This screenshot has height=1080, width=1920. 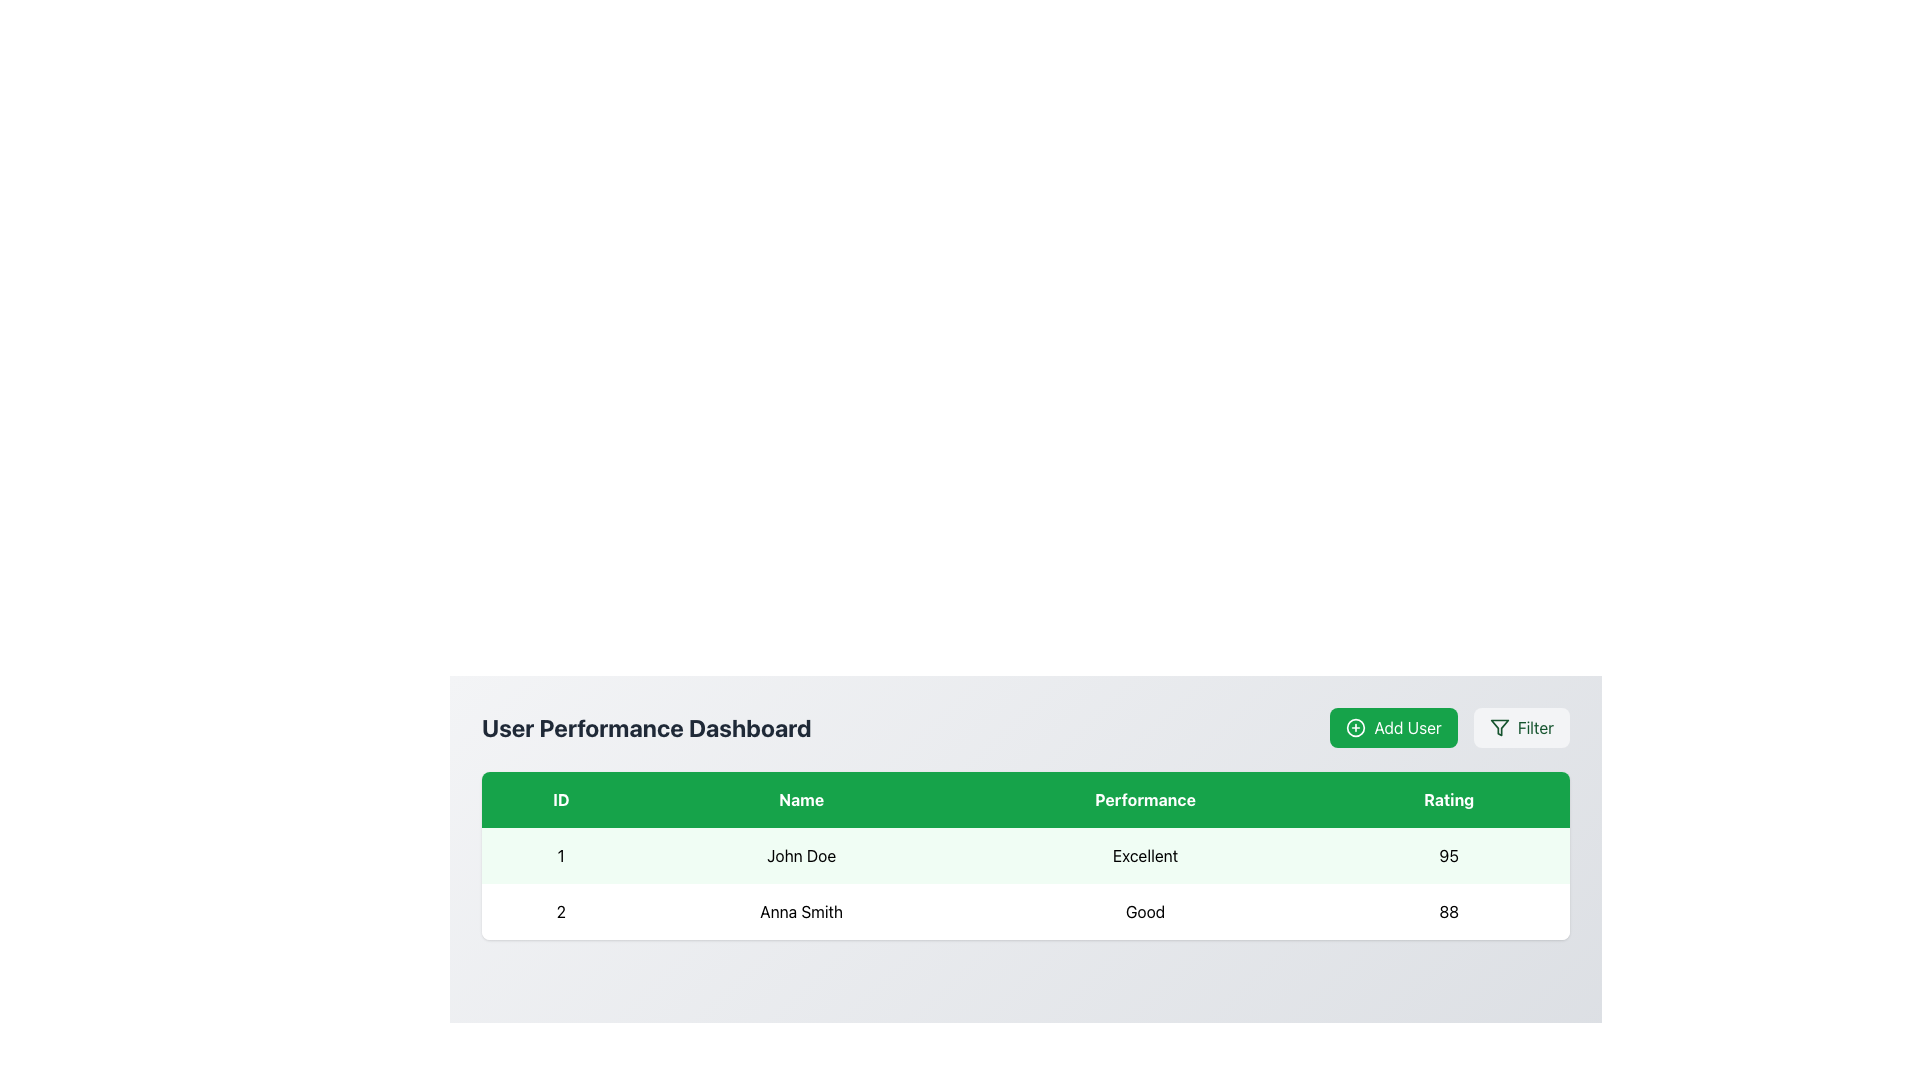 What do you see at coordinates (646, 728) in the screenshot?
I see `the Text Label that serves as the heading for the dashboard, located on the left side of the header section above the data table, to the left of the 'Add User' and 'Filter' buttons` at bounding box center [646, 728].